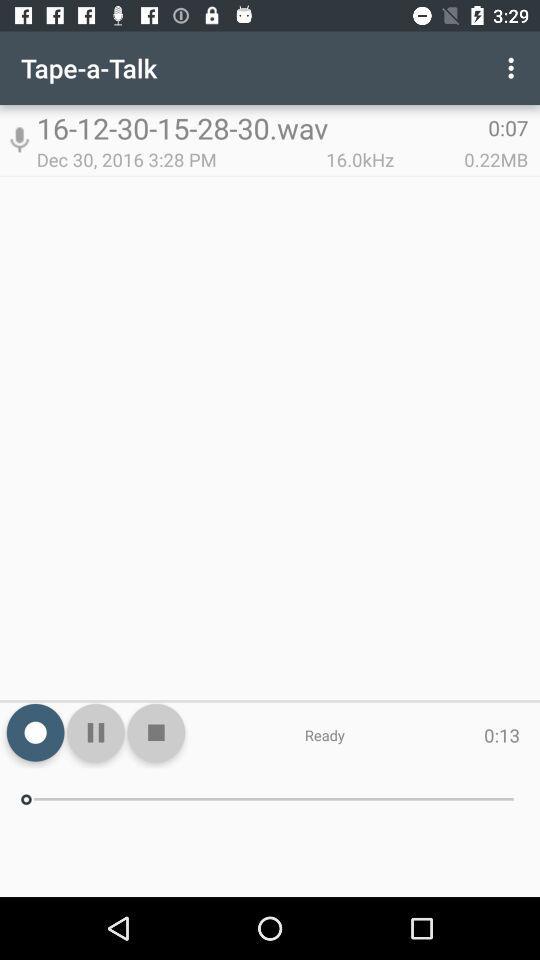 Image resolution: width=540 pixels, height=960 pixels. I want to click on the national_flag icon, so click(35, 731).